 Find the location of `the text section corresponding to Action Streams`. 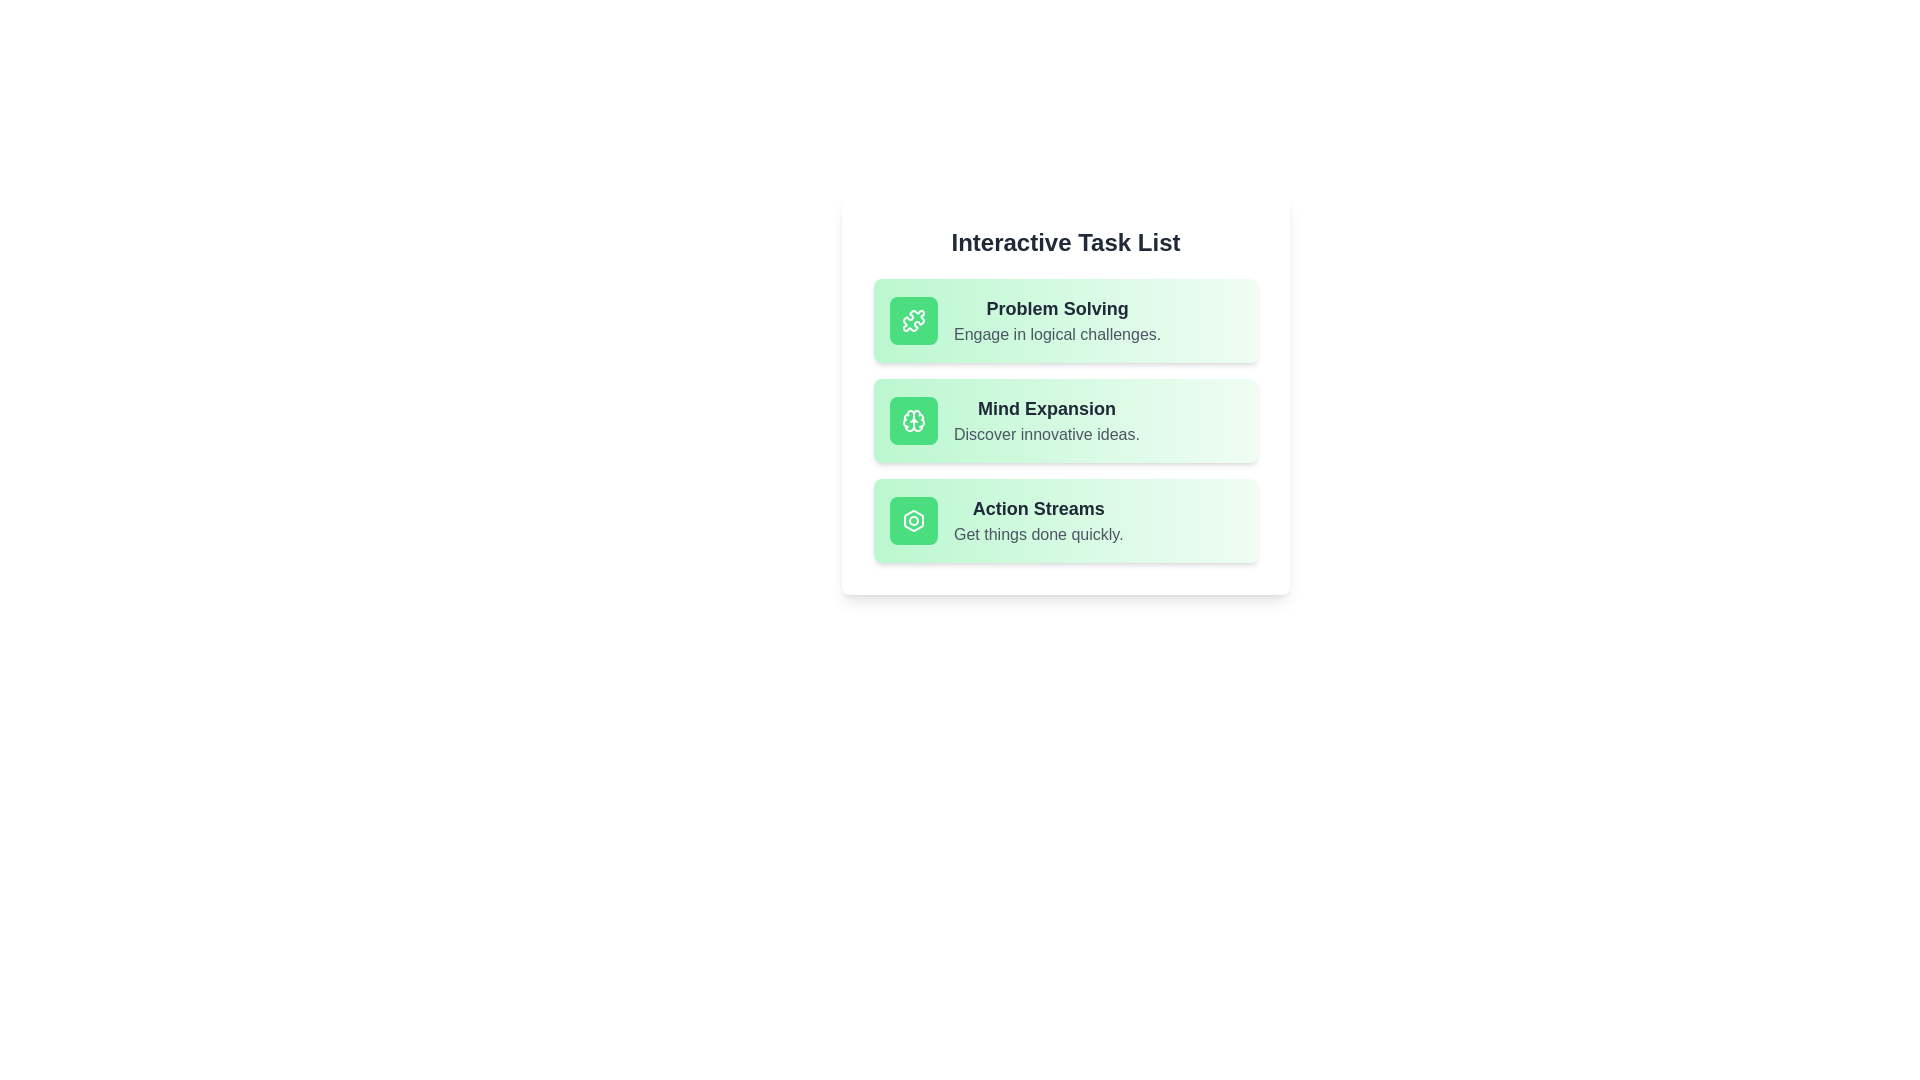

the text section corresponding to Action Streams is located at coordinates (1064, 519).